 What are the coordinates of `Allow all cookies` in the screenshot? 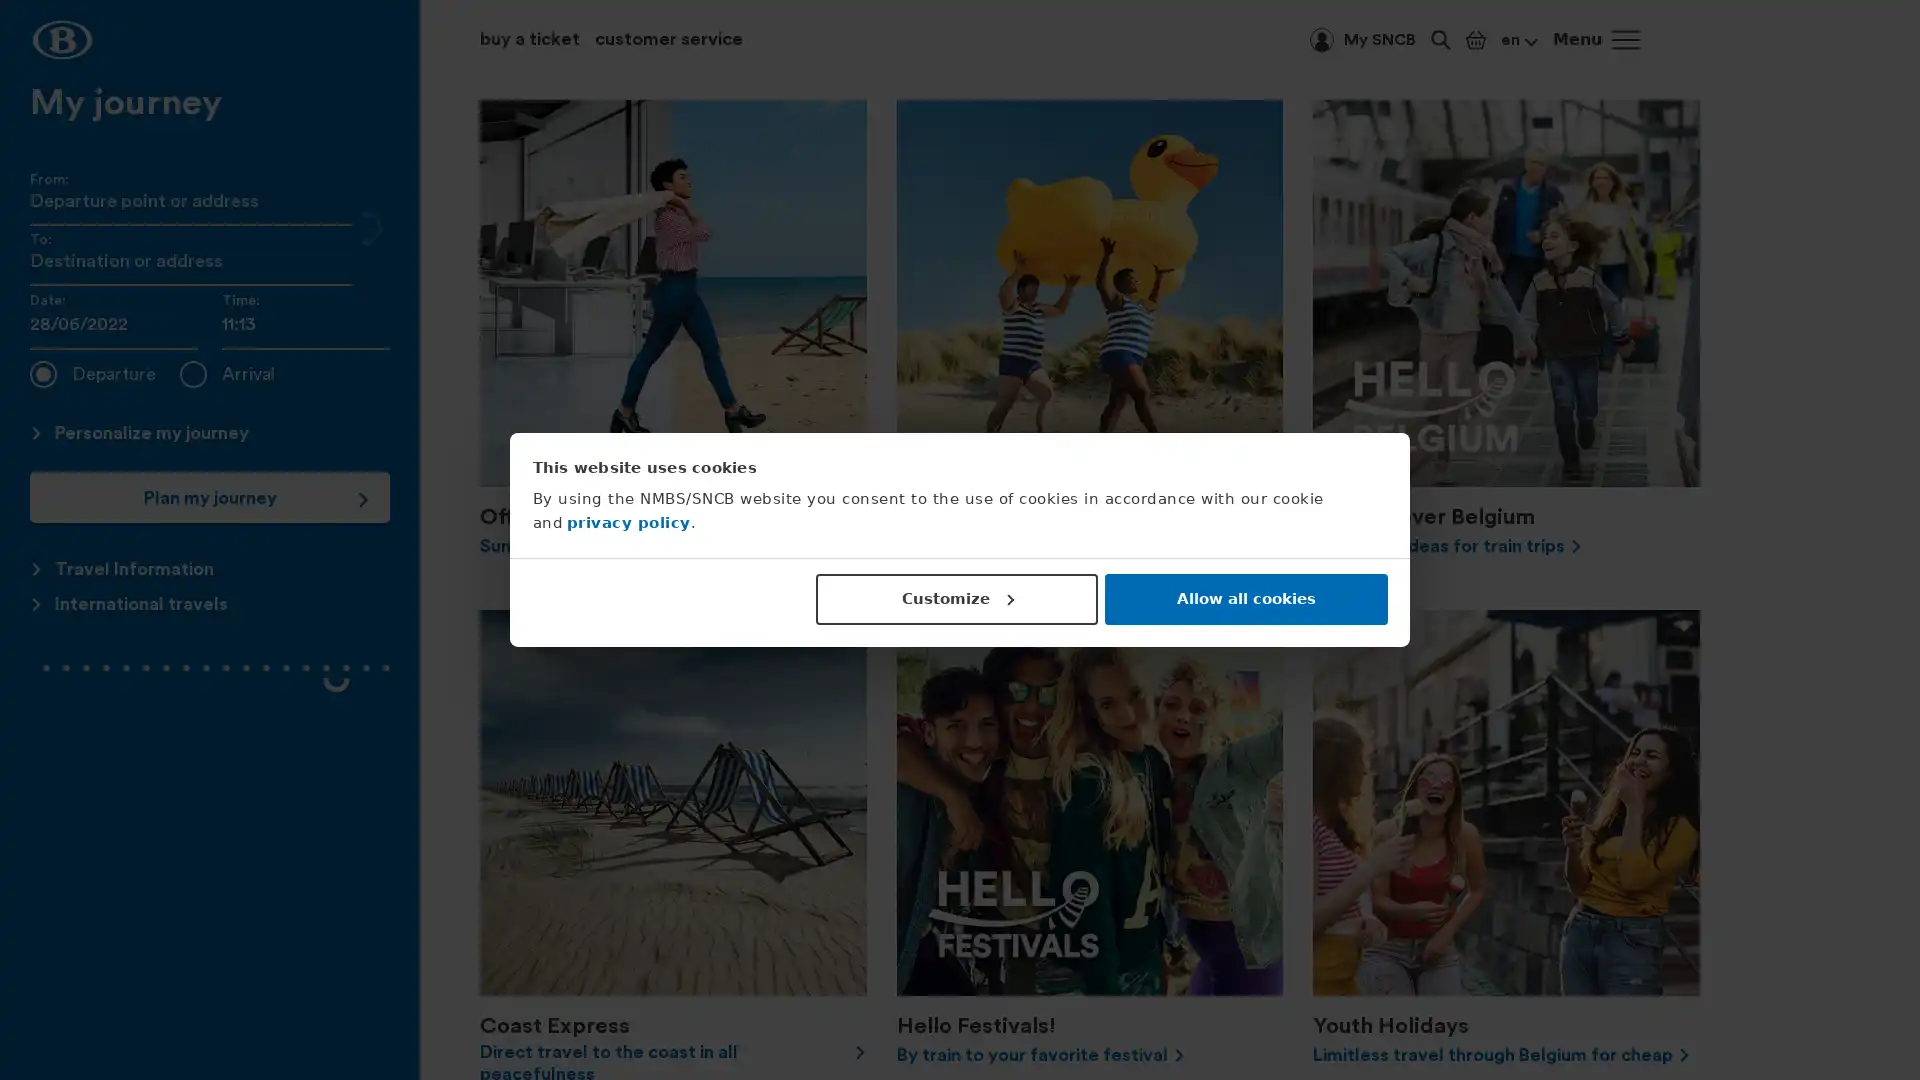 It's located at (1245, 597).